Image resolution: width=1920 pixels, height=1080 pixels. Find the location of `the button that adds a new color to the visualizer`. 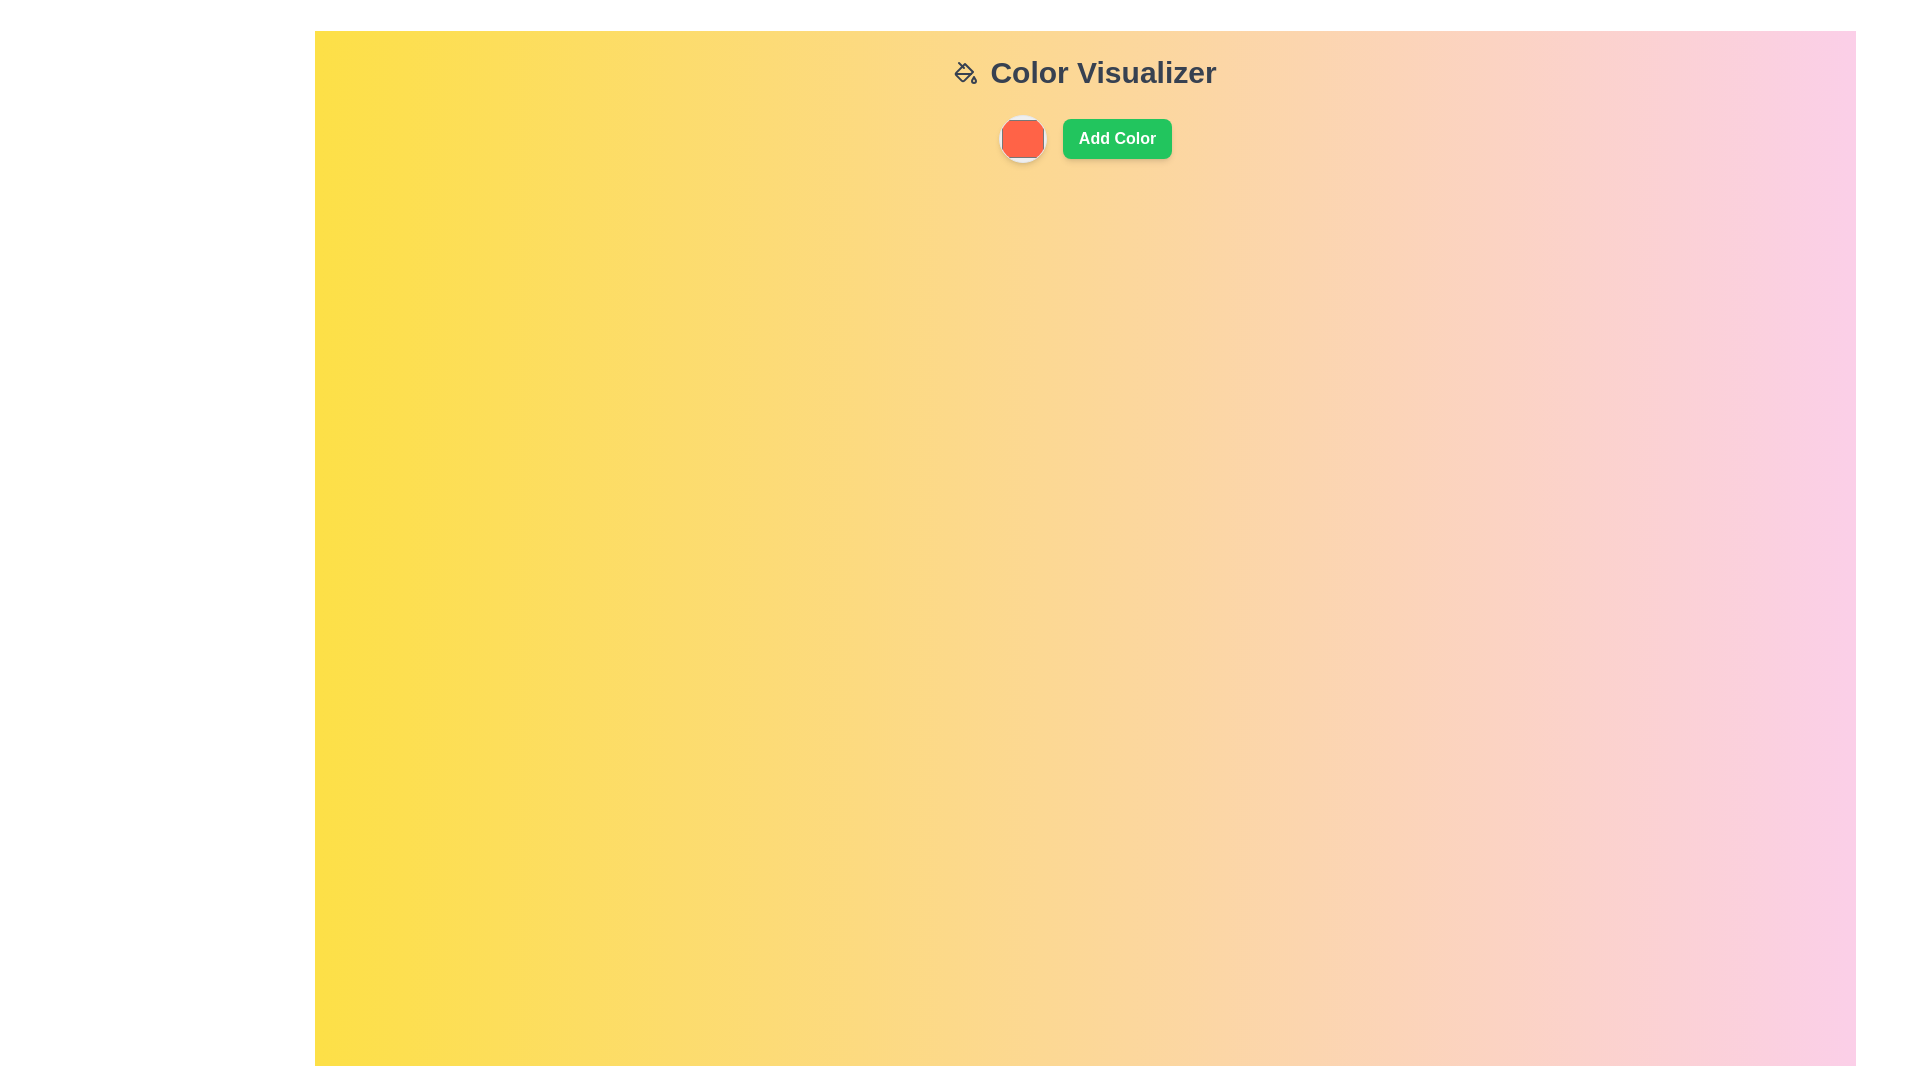

the button that adds a new color to the visualizer is located at coordinates (1116, 137).